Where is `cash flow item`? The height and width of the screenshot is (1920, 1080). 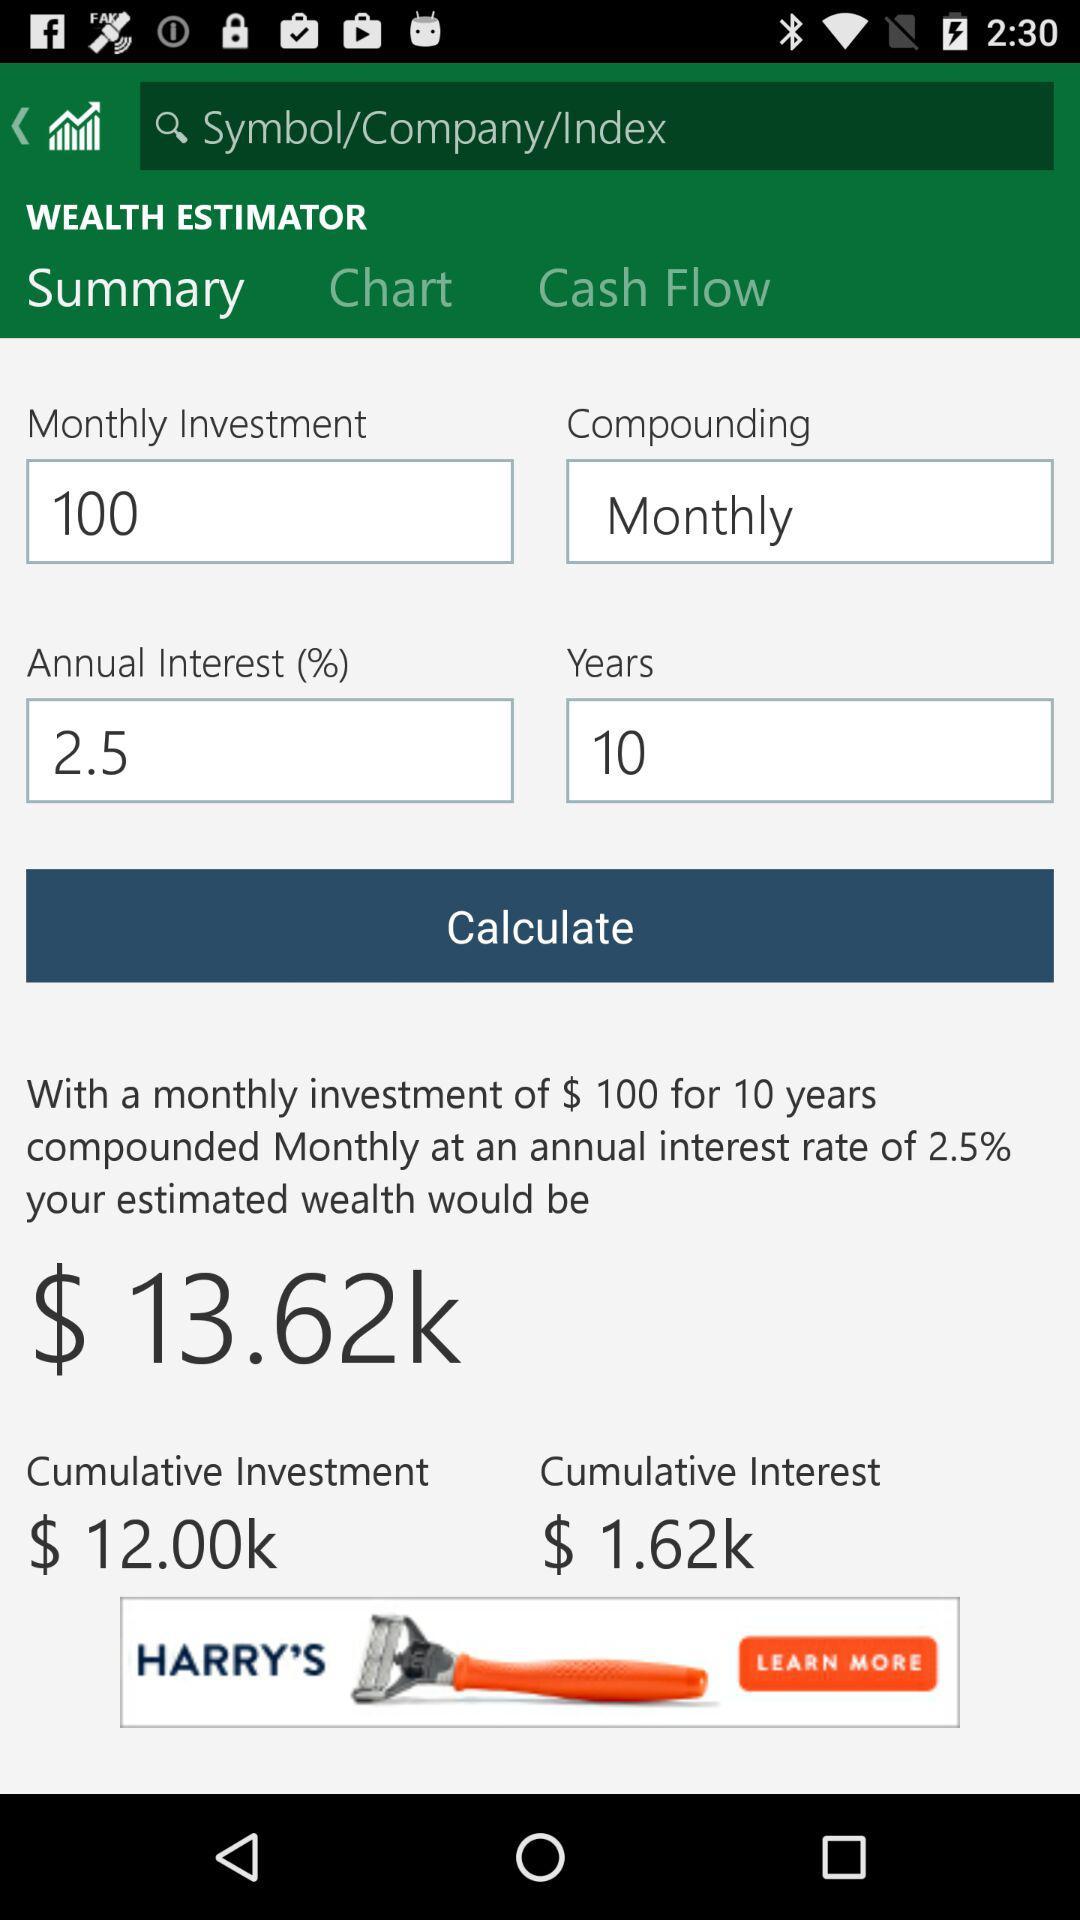 cash flow item is located at coordinates (670, 290).